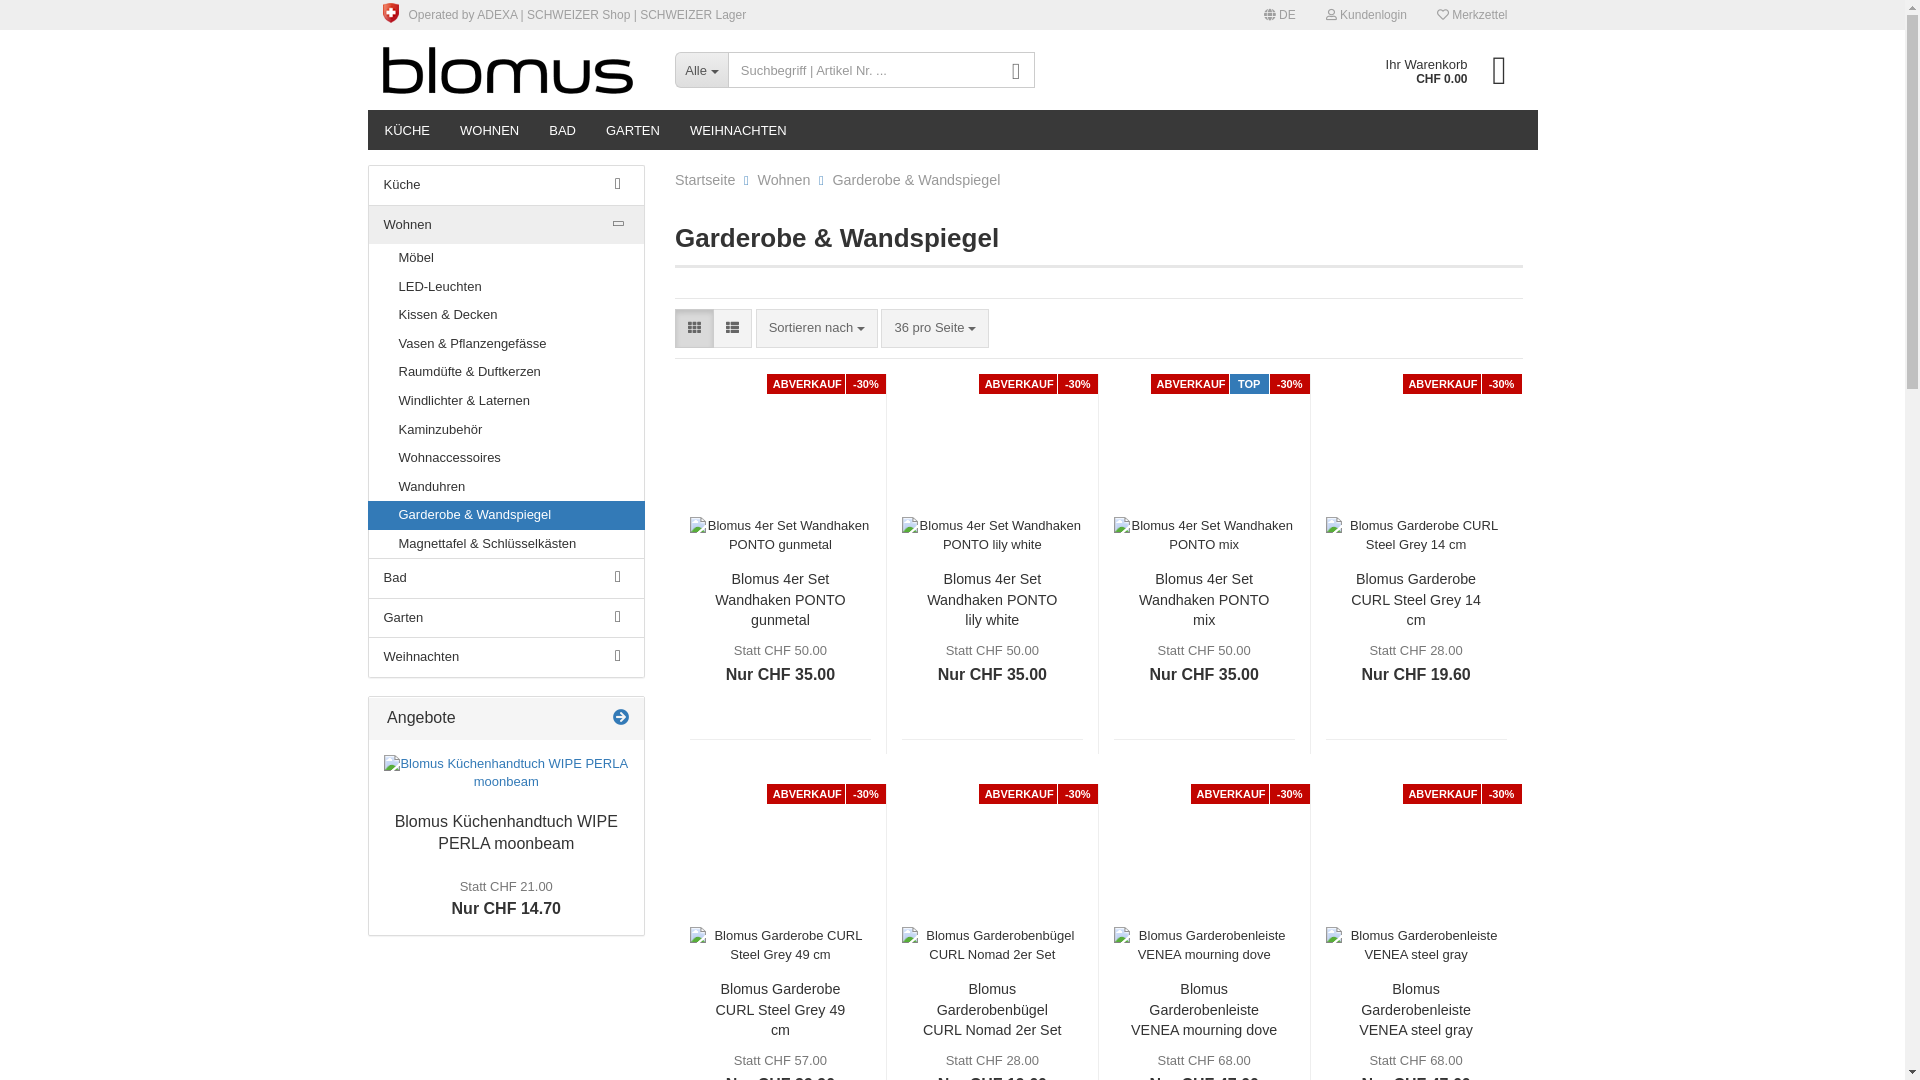  Describe the element at coordinates (1203, 597) in the screenshot. I see `'Blomus 4er Set Wandhaken PONTO mix'` at that location.